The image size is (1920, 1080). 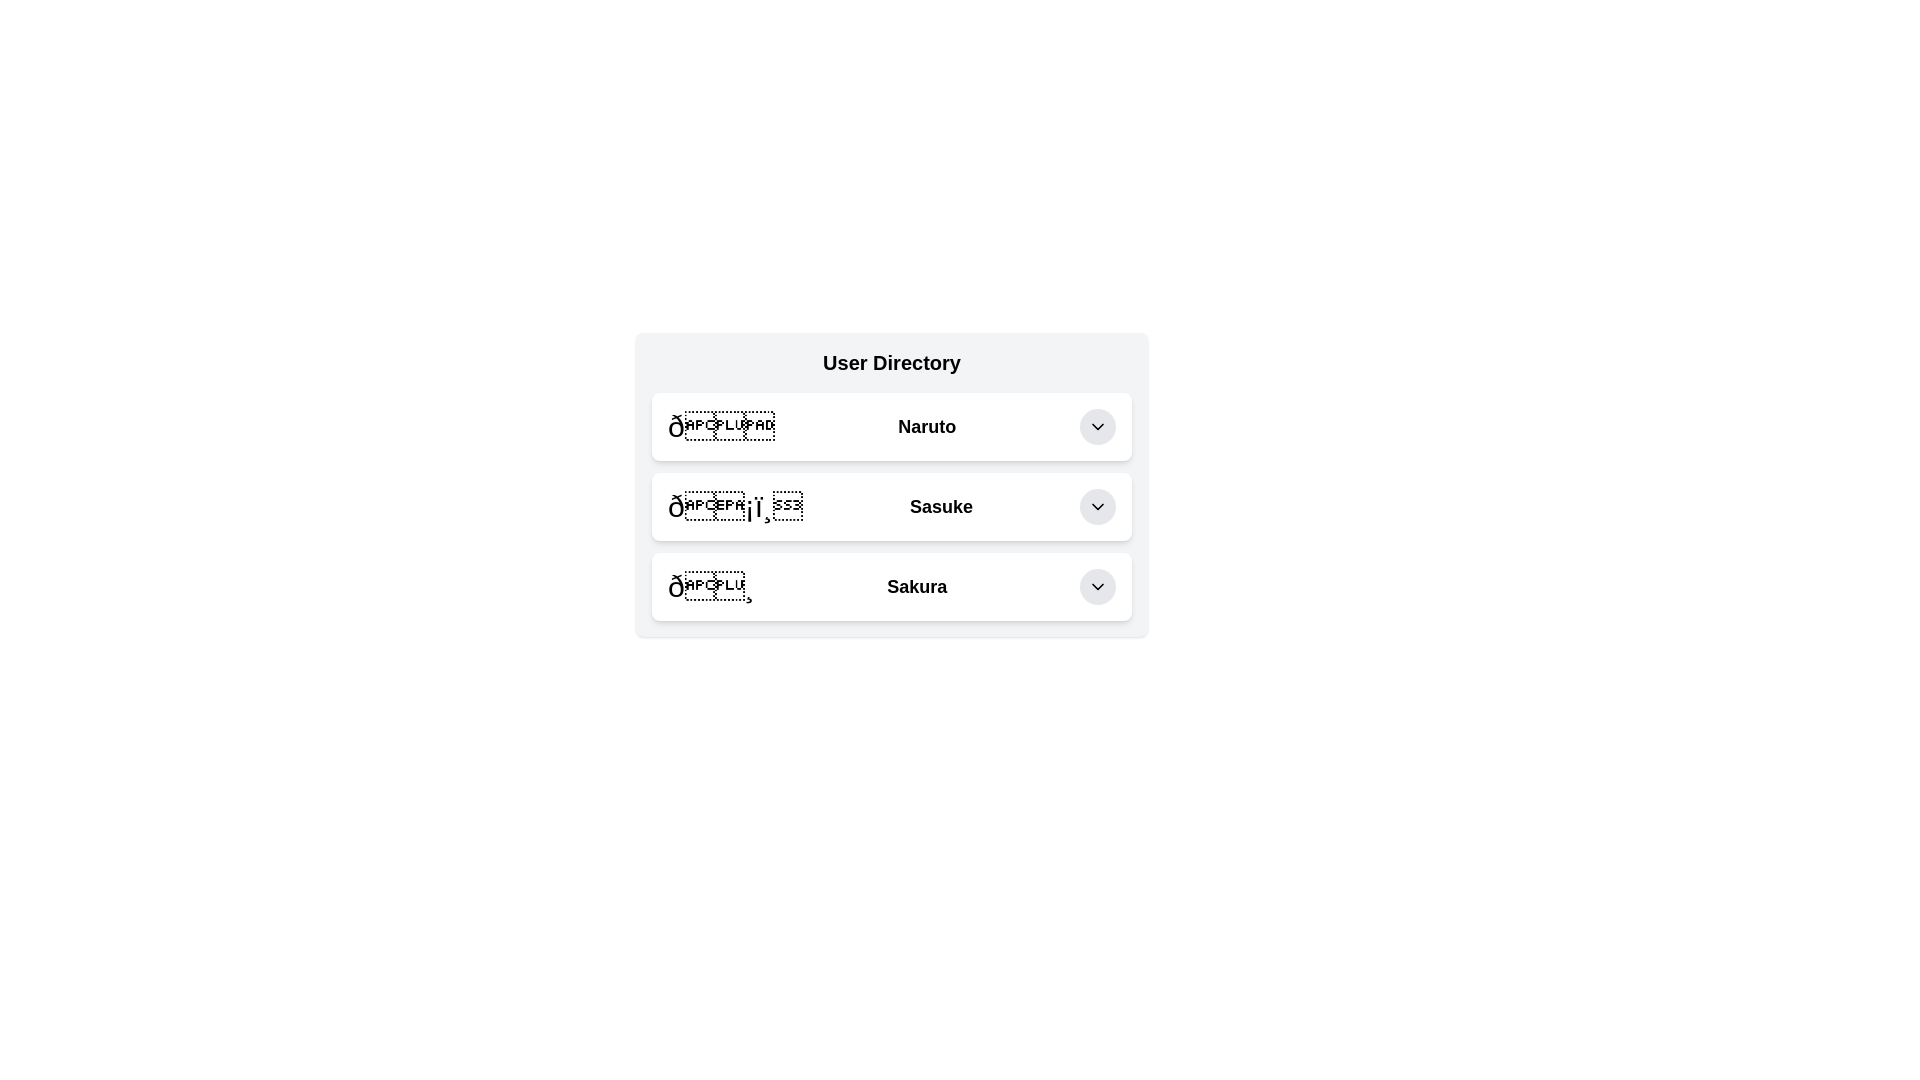 I want to click on the interactive list item representing 'Sakura' in the User Directory, which is the third item in the list, so click(x=891, y=585).